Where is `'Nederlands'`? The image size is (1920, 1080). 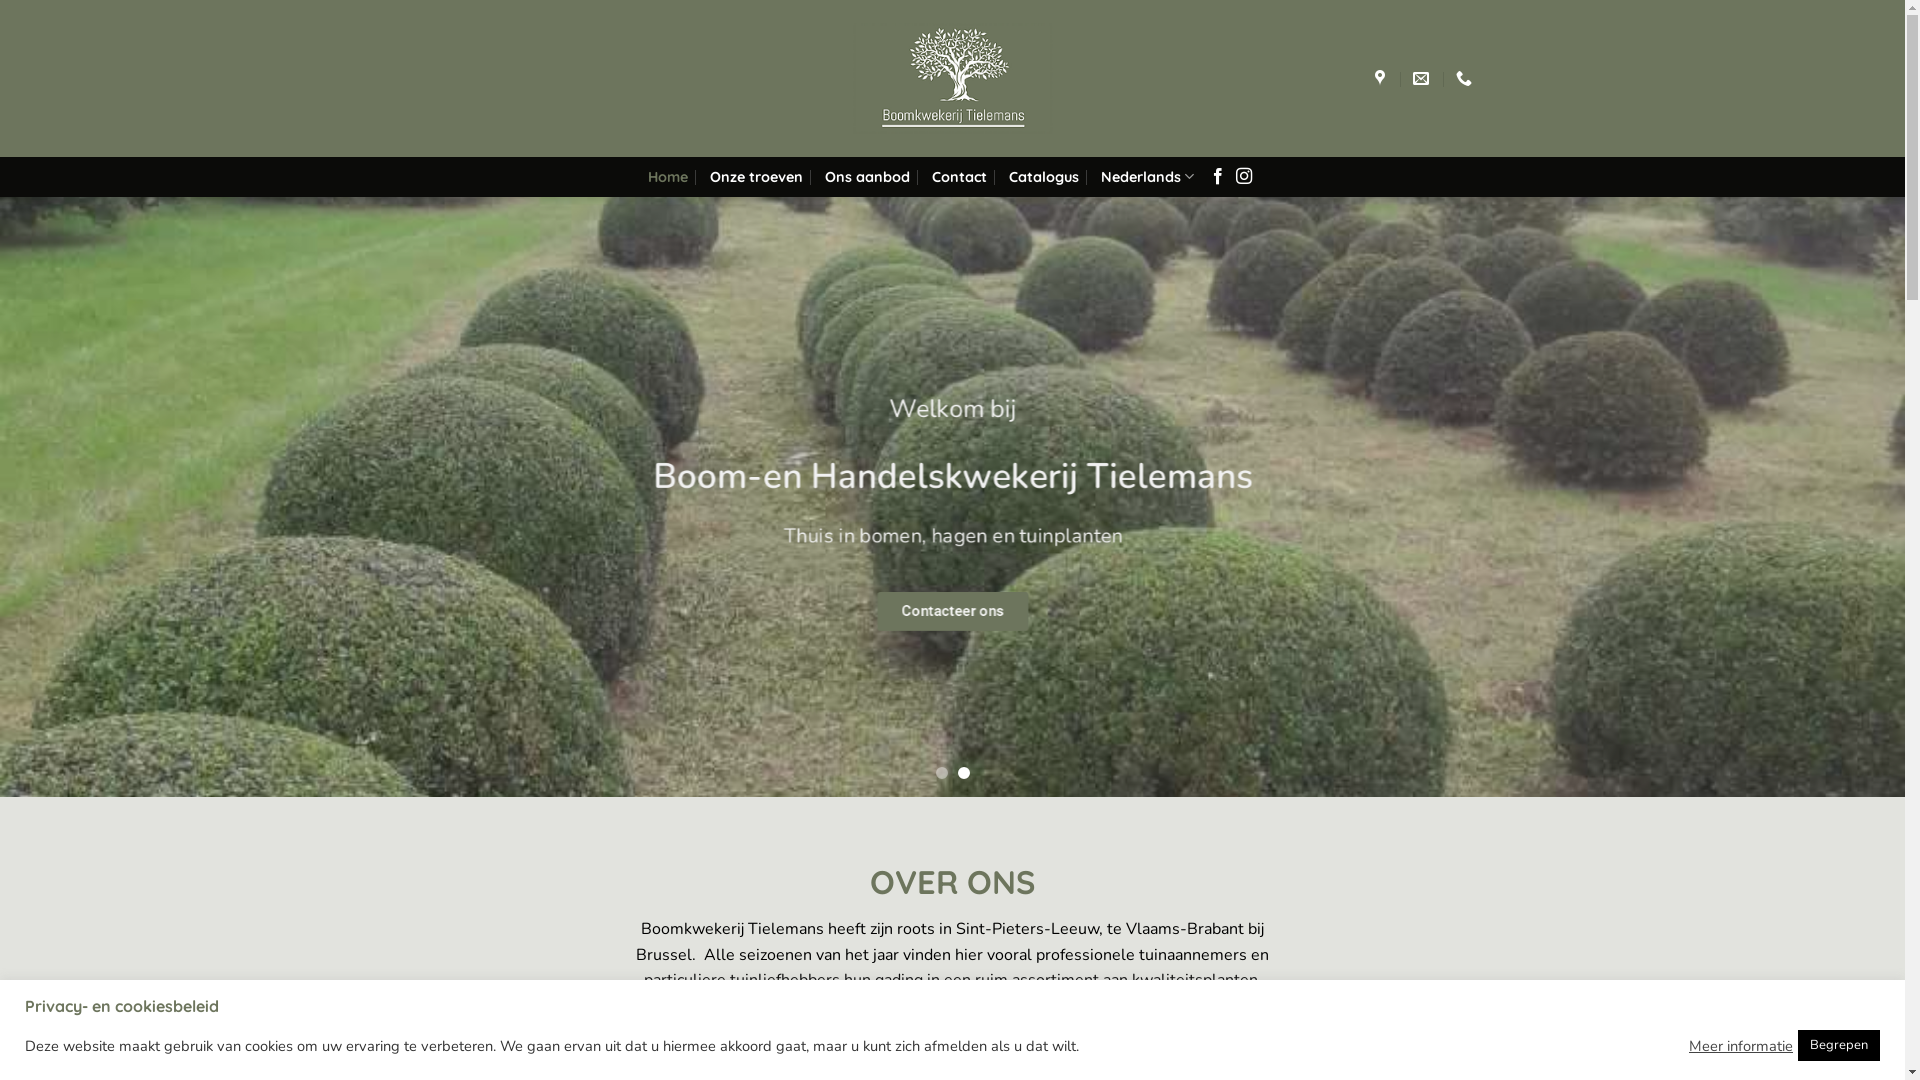
'Nederlands' is located at coordinates (1099, 175).